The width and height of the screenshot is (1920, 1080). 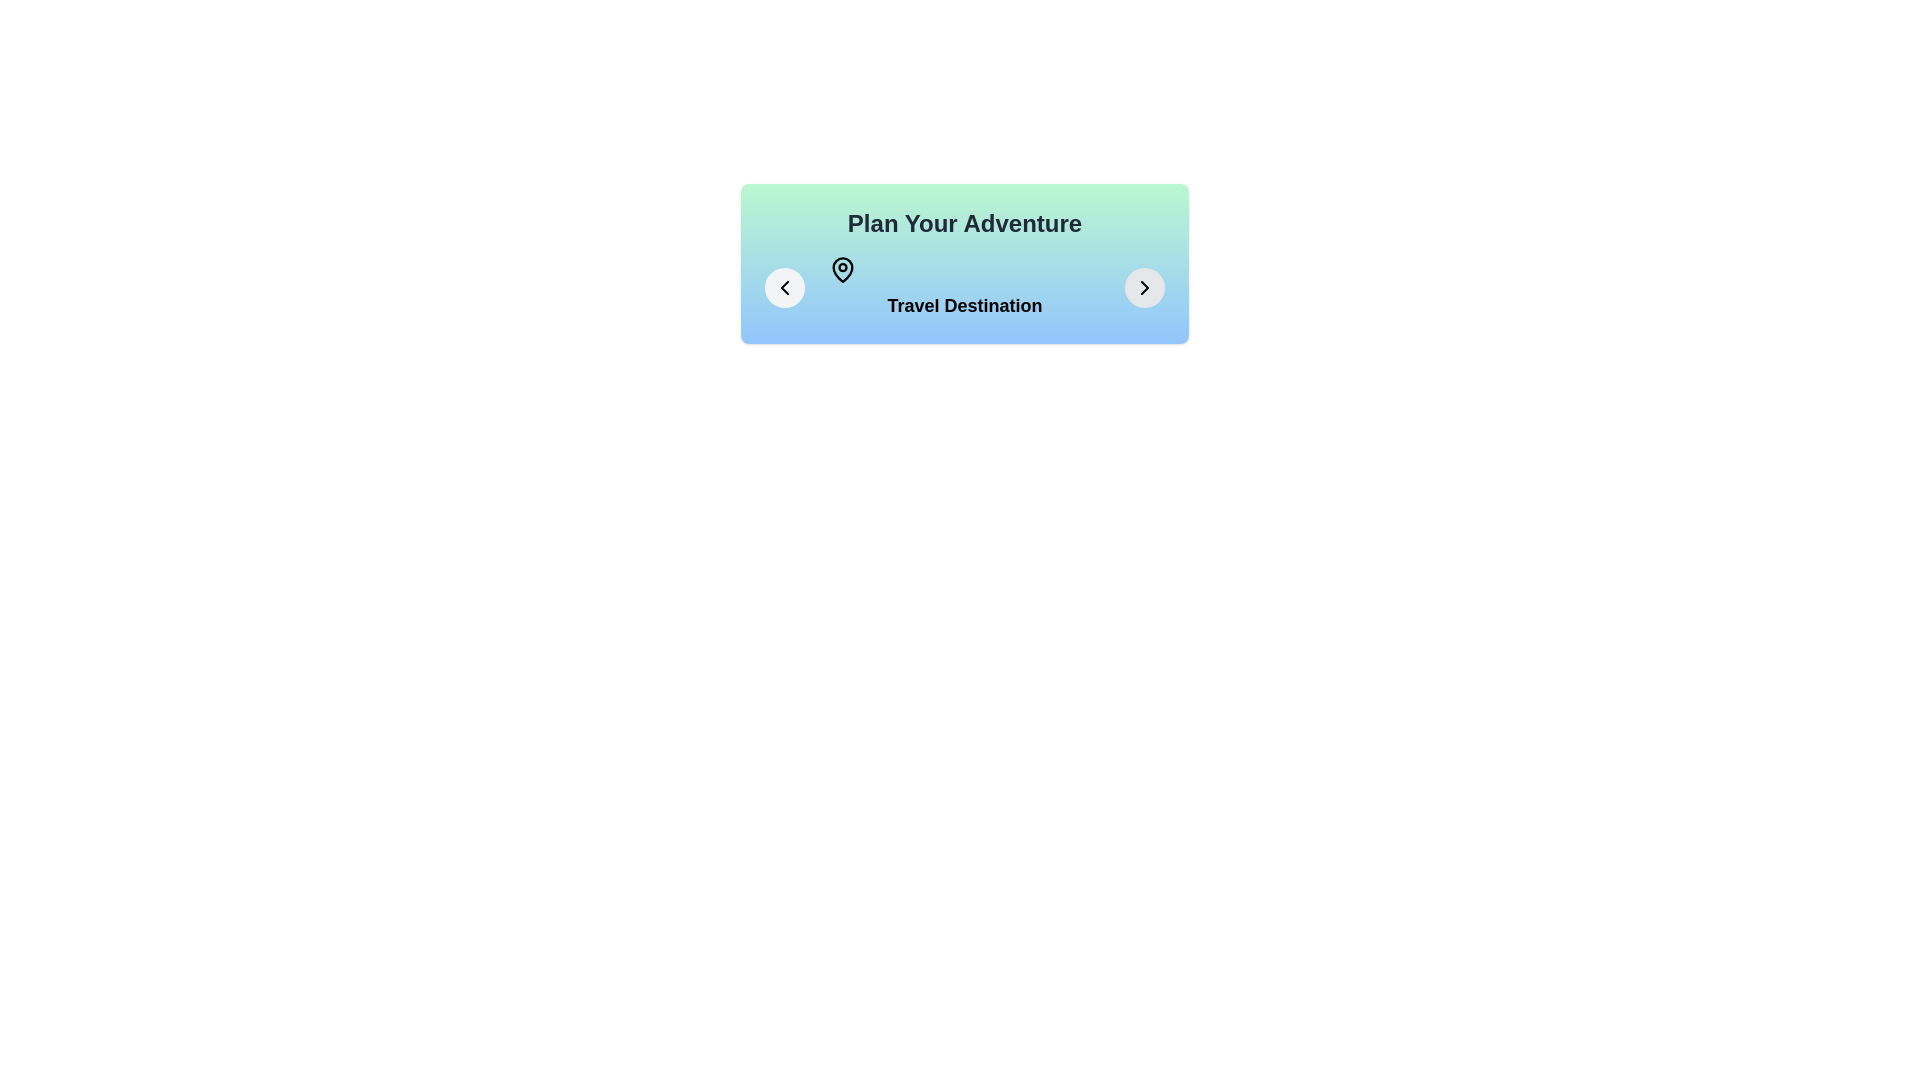 I want to click on the icon representing the current stage in the navigation bar, so click(x=964, y=288).